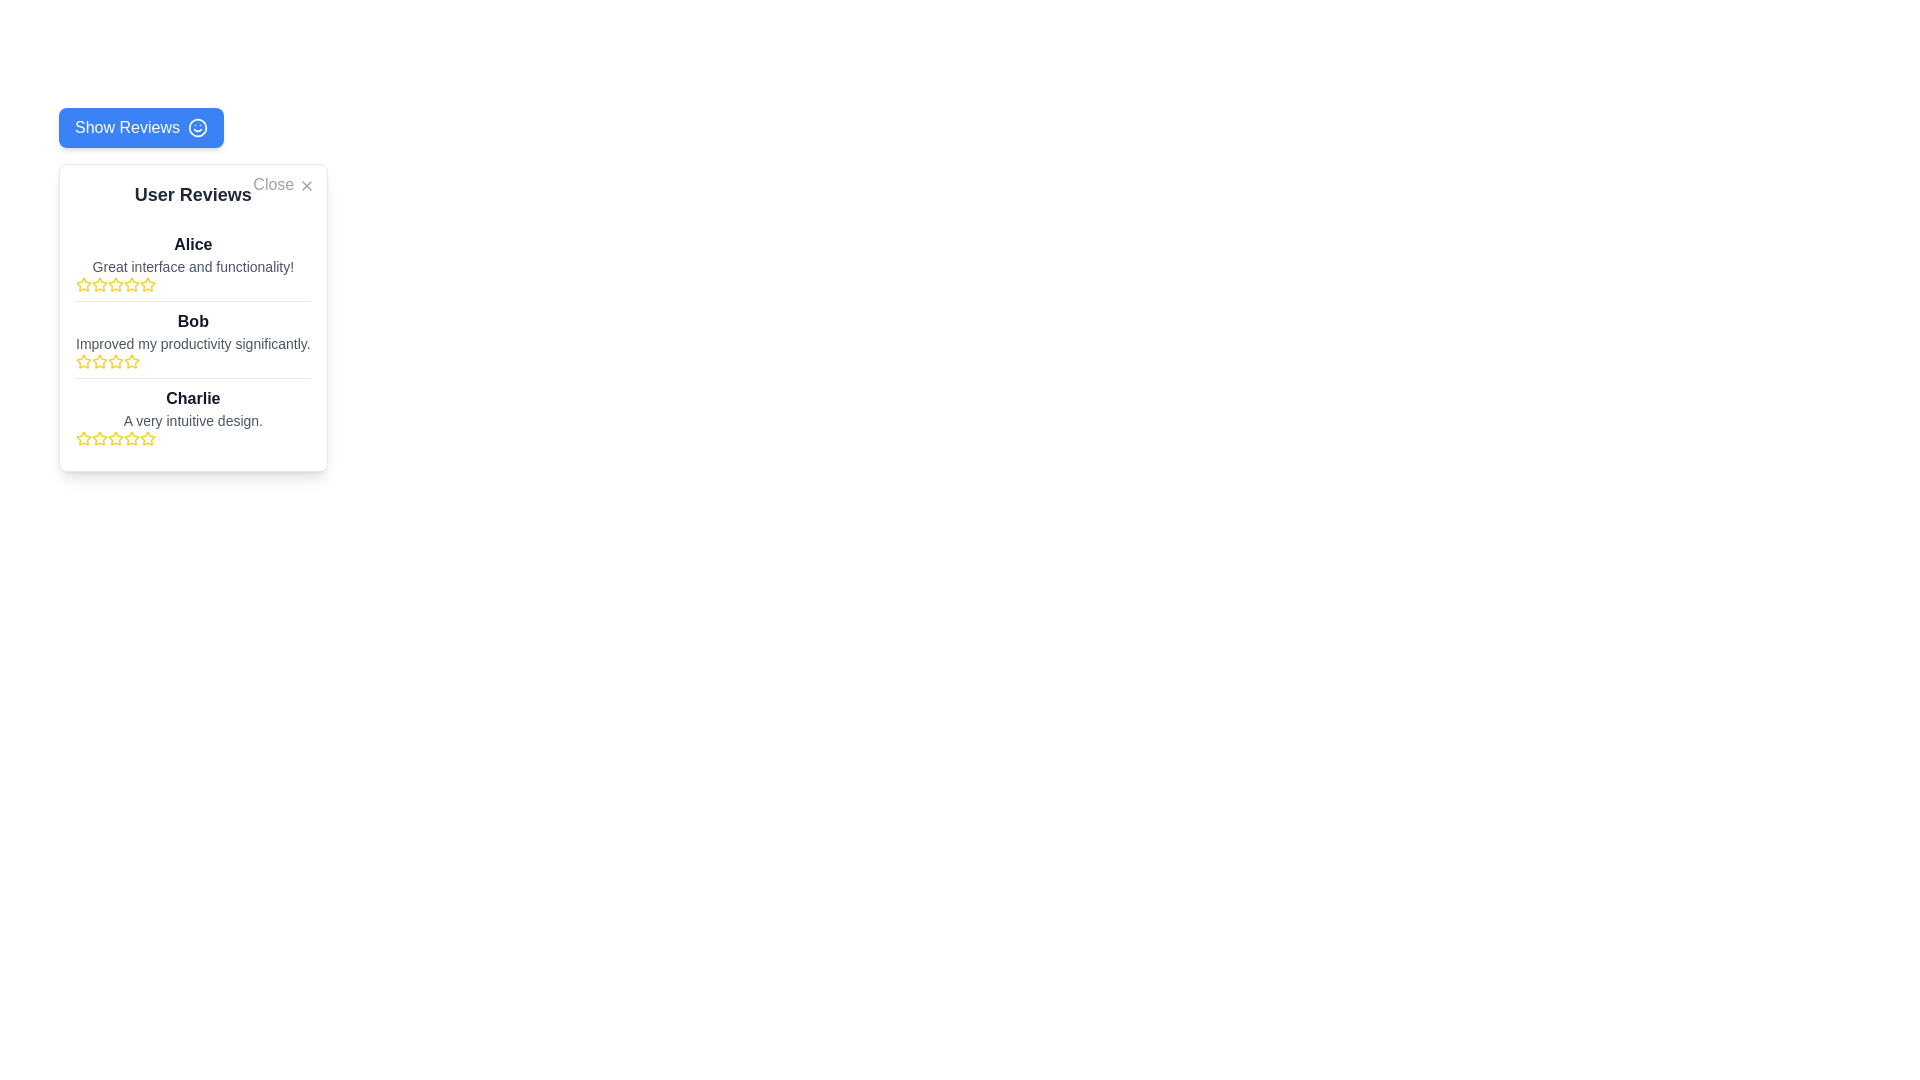 This screenshot has height=1080, width=1920. What do you see at coordinates (197, 127) in the screenshot?
I see `the smiley face icon located on the right side of the 'Show Reviews' button, which indicates positive feedback or user reviews` at bounding box center [197, 127].